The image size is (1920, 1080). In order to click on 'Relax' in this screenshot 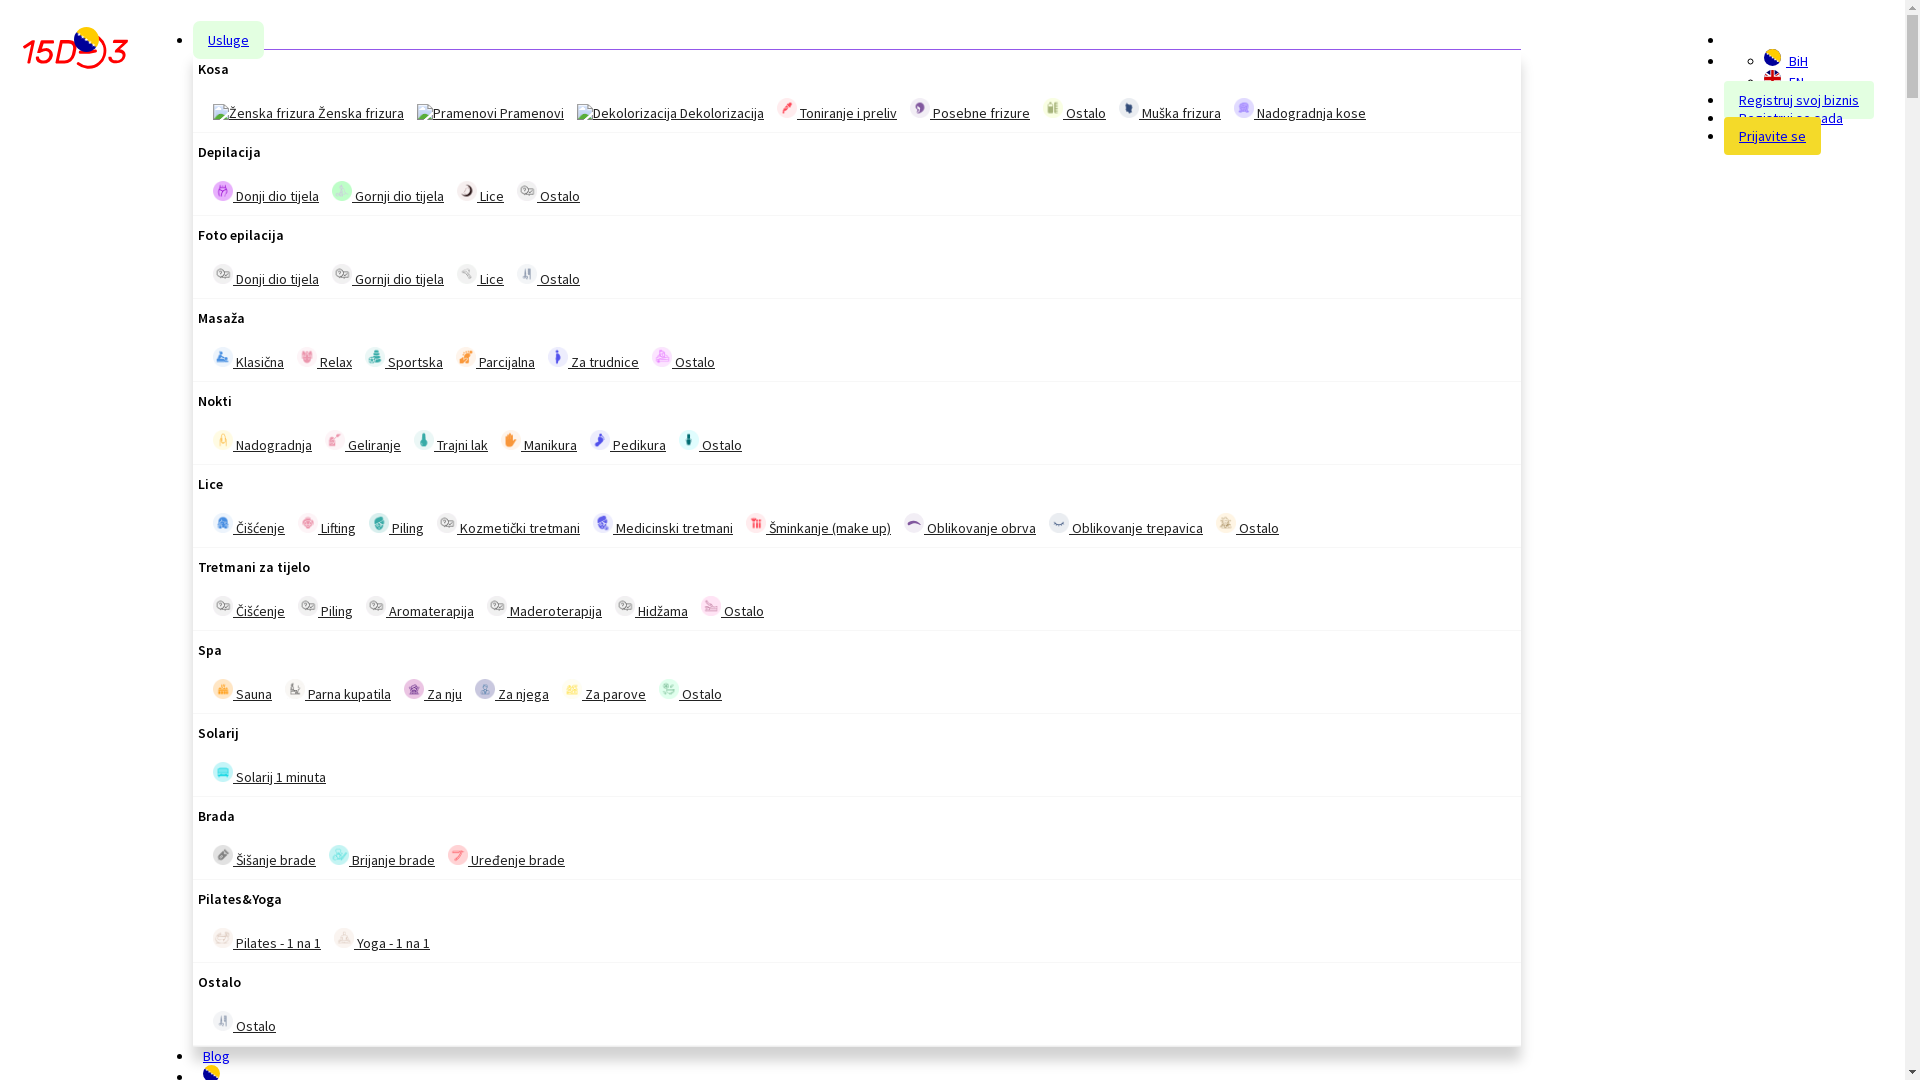, I will do `click(306, 356)`.